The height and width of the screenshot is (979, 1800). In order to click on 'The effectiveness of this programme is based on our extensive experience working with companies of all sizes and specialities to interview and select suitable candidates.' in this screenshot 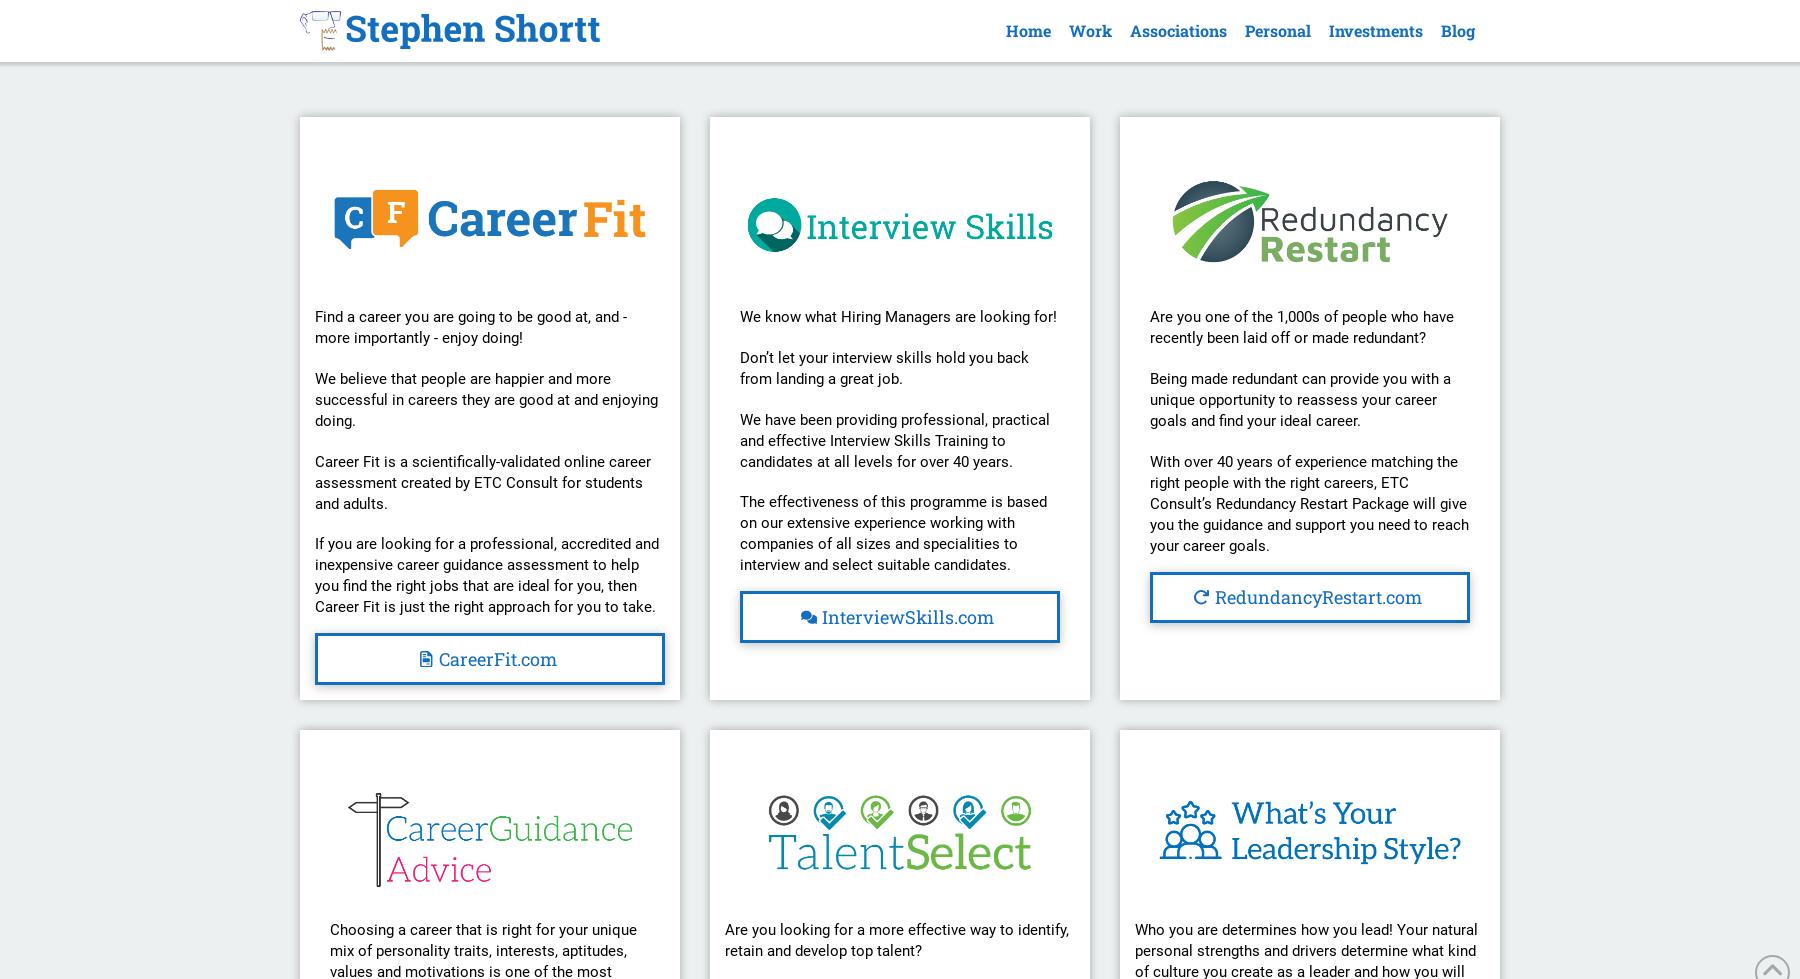, I will do `click(892, 532)`.